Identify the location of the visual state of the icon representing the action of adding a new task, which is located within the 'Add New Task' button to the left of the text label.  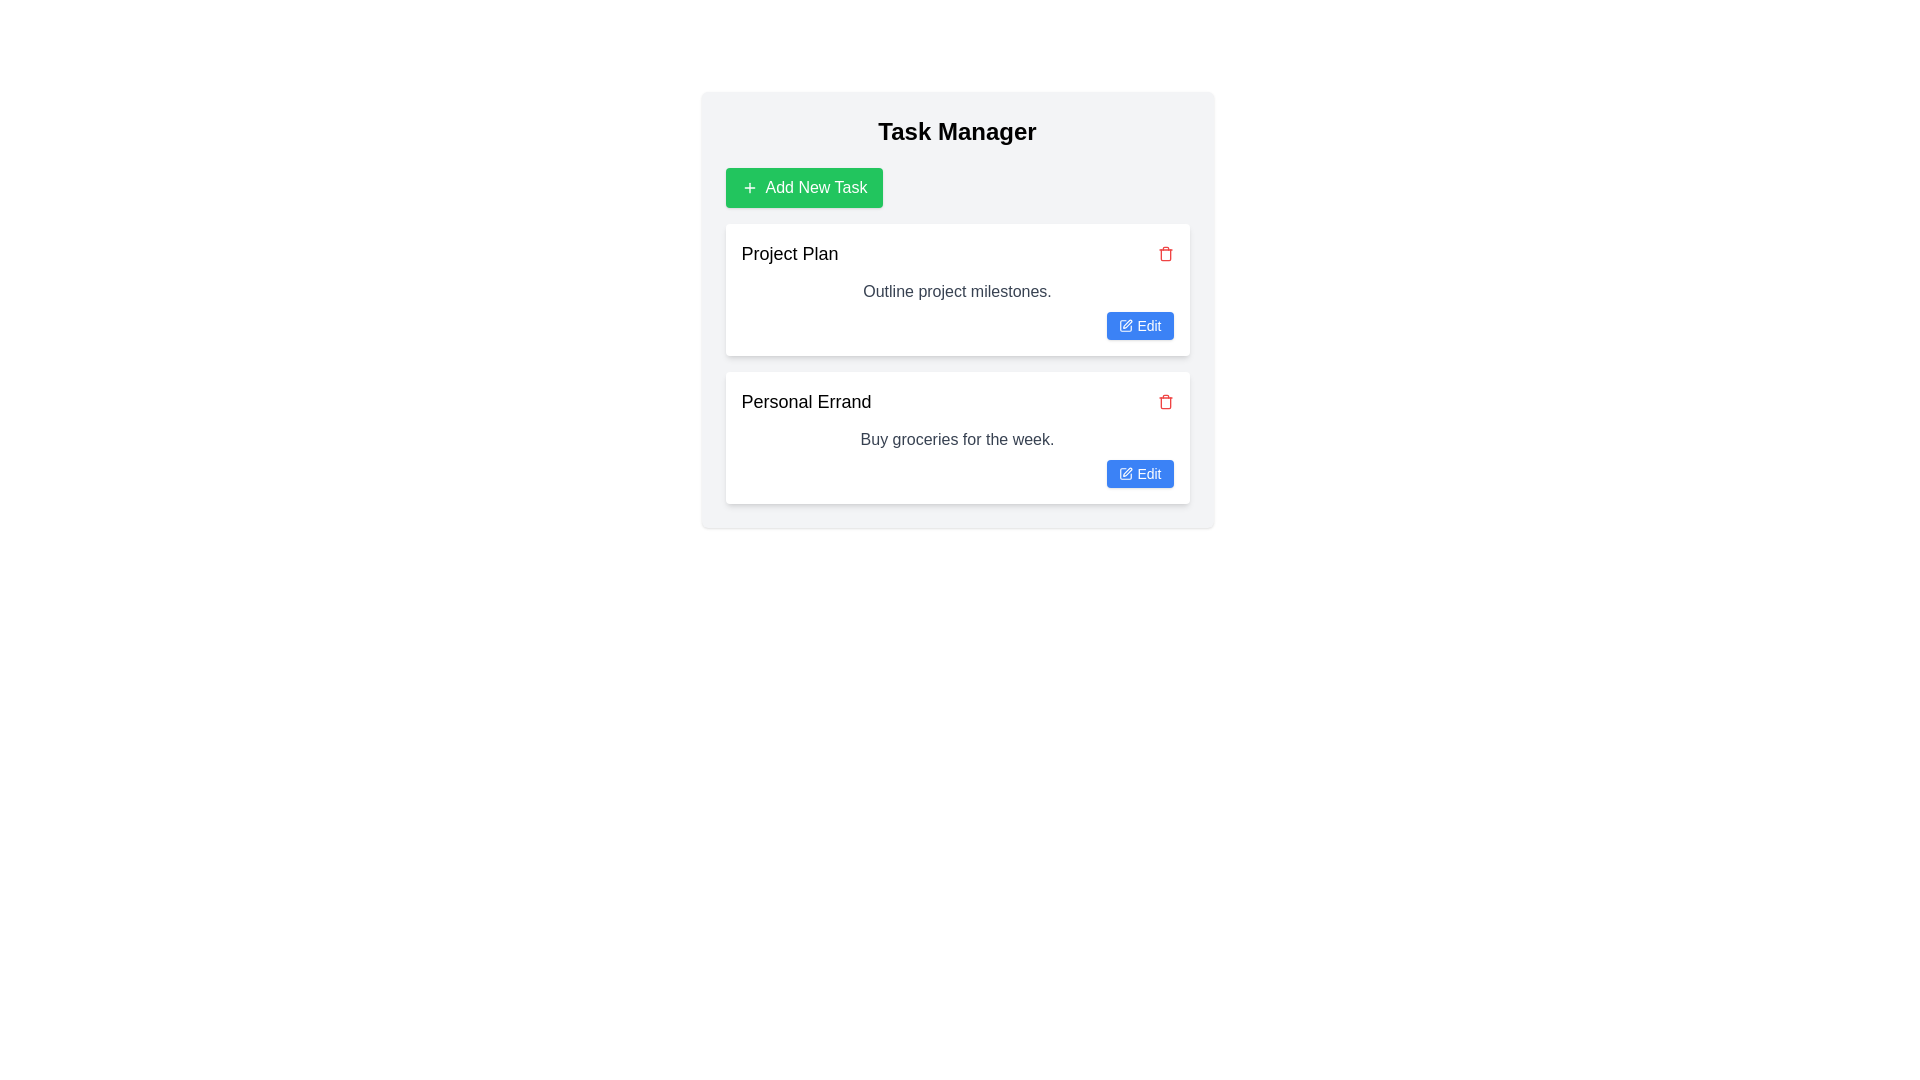
(748, 188).